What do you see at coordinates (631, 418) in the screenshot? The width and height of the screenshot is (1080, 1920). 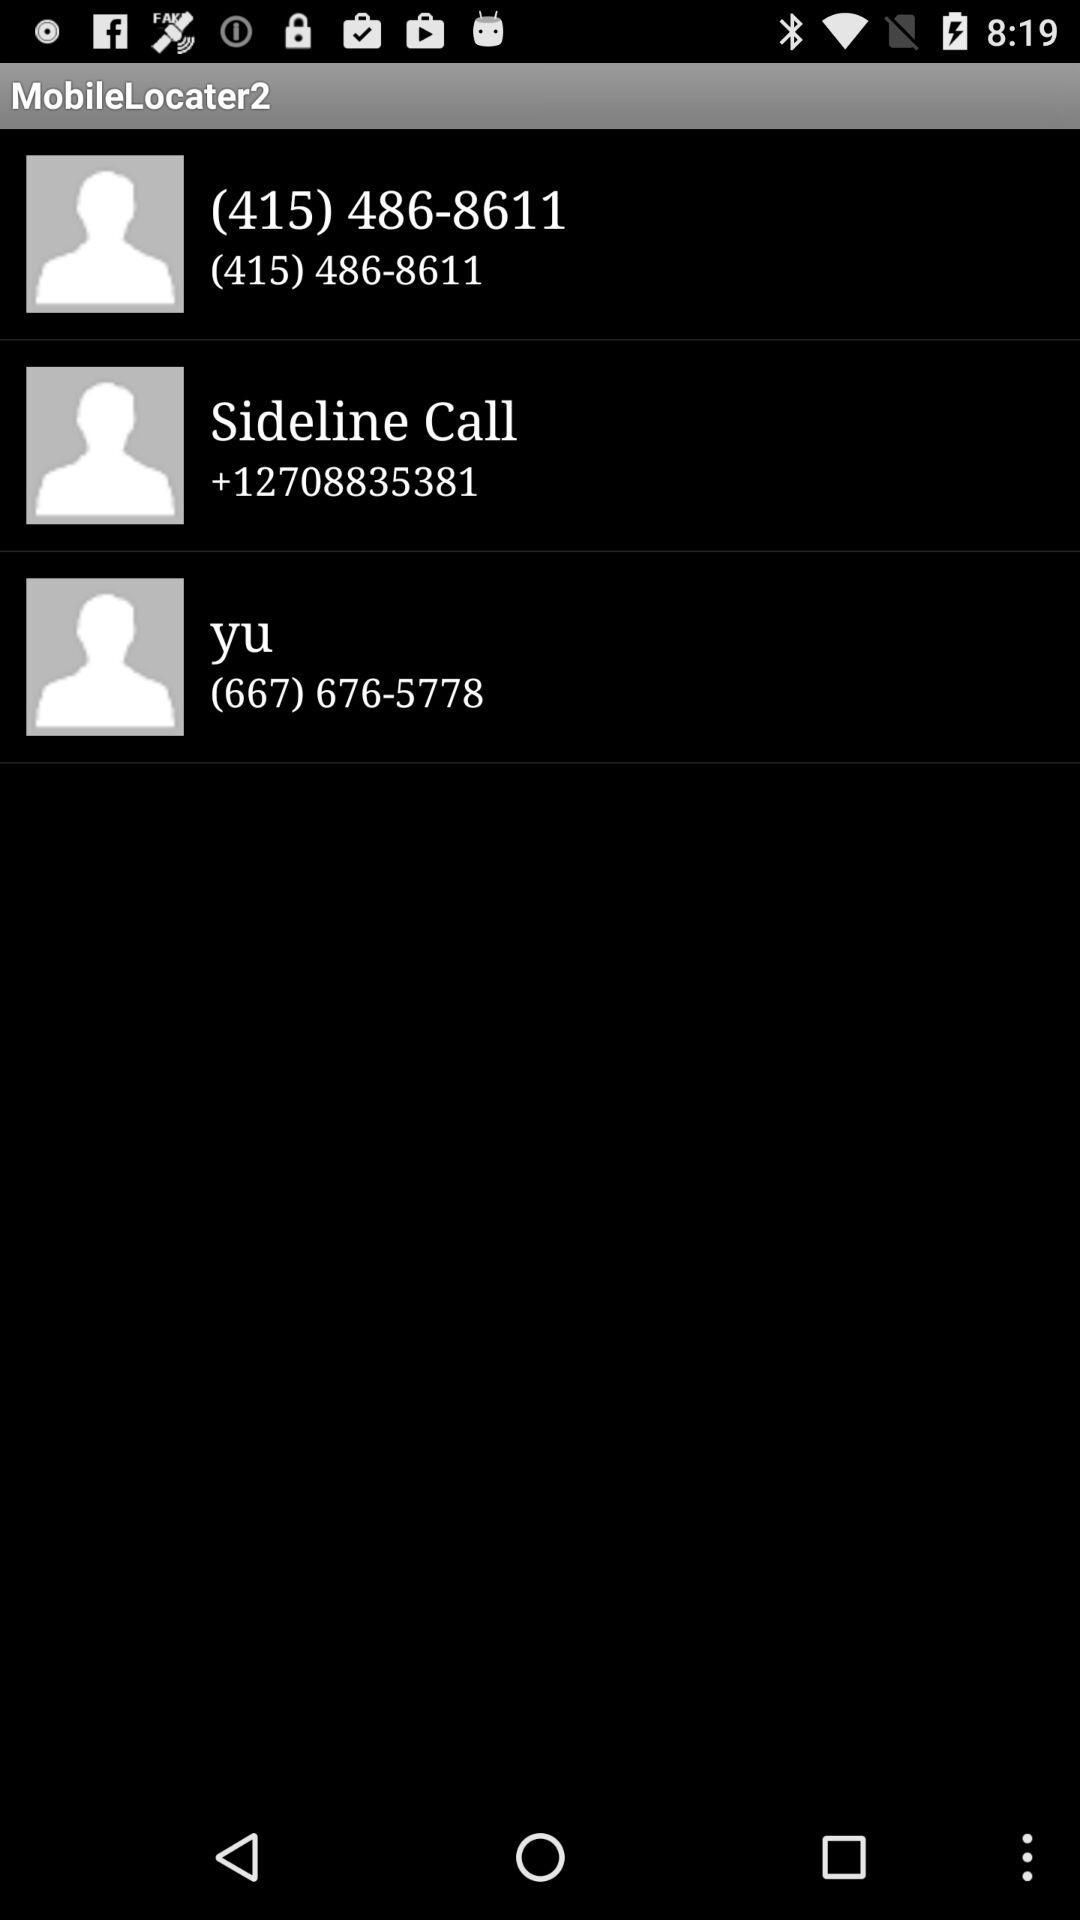 I see `sideline call app` at bounding box center [631, 418].